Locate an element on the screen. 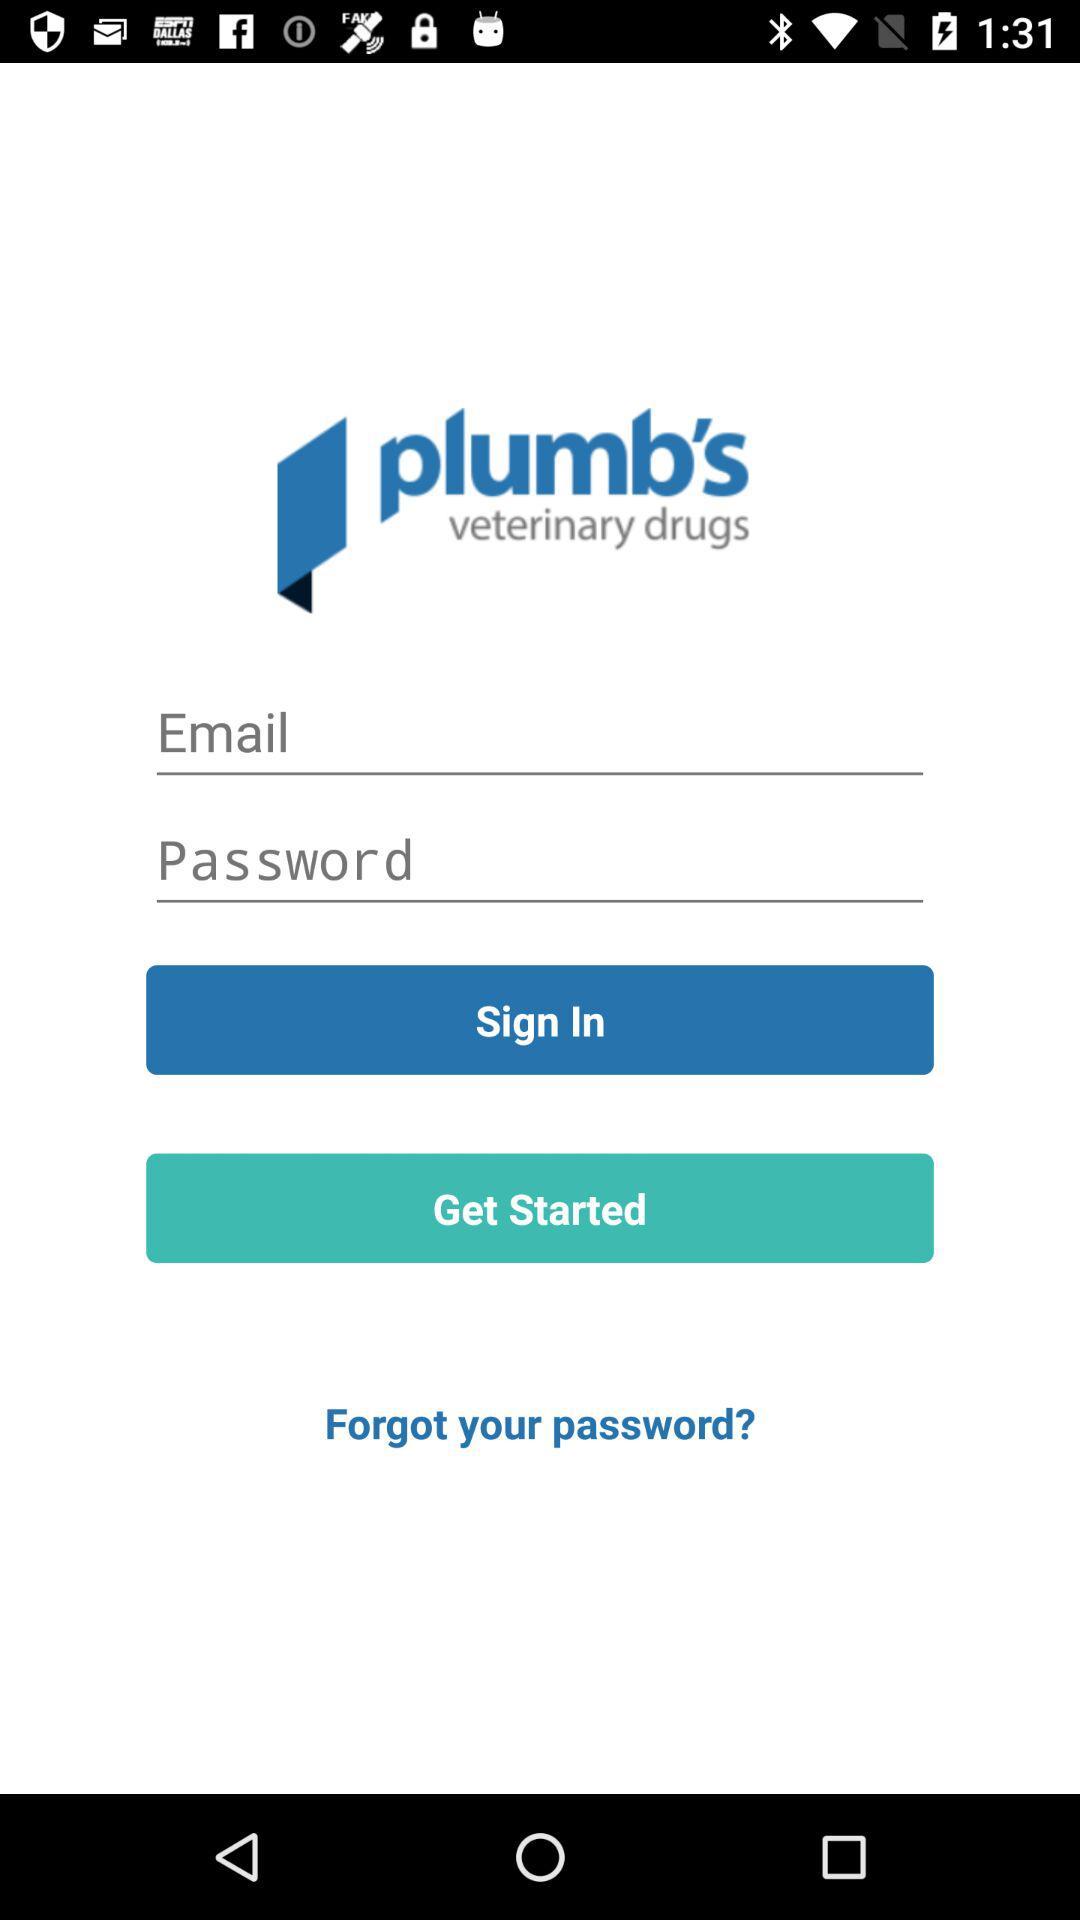 This screenshot has height=1920, width=1080. autoplay option is located at coordinates (540, 730).